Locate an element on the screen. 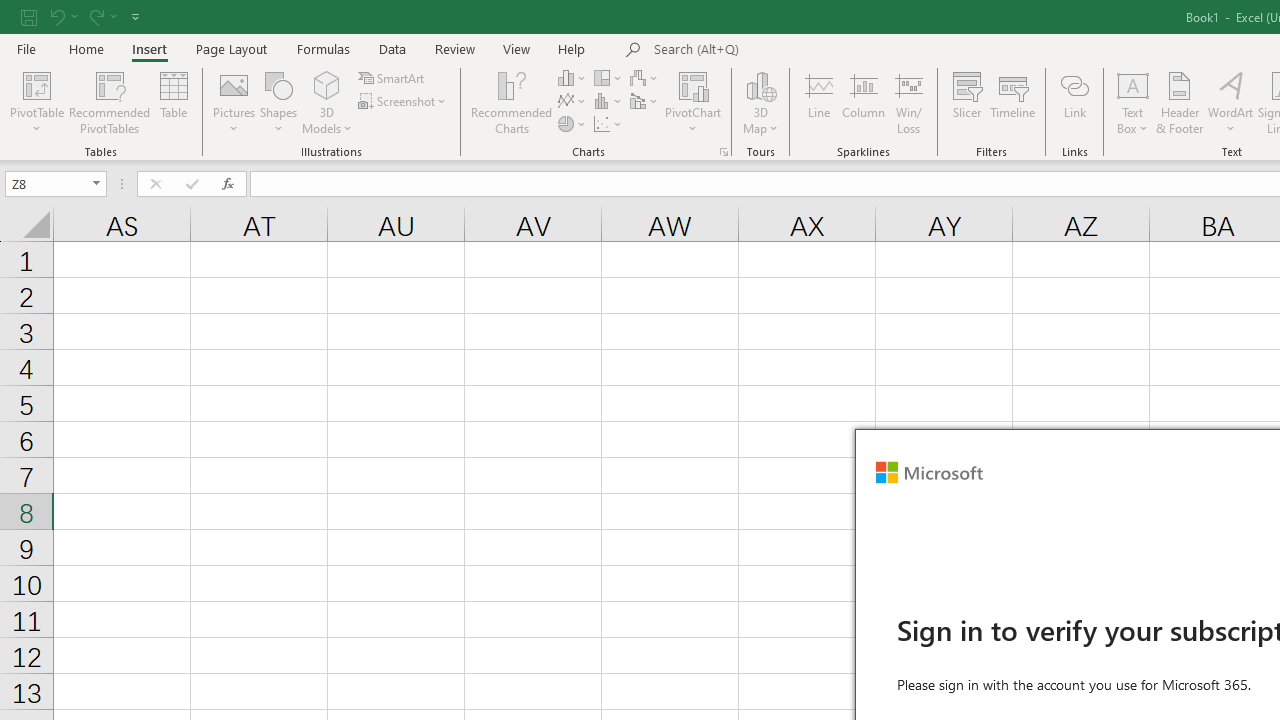 The width and height of the screenshot is (1280, 720). 'Review' is located at coordinates (454, 48).